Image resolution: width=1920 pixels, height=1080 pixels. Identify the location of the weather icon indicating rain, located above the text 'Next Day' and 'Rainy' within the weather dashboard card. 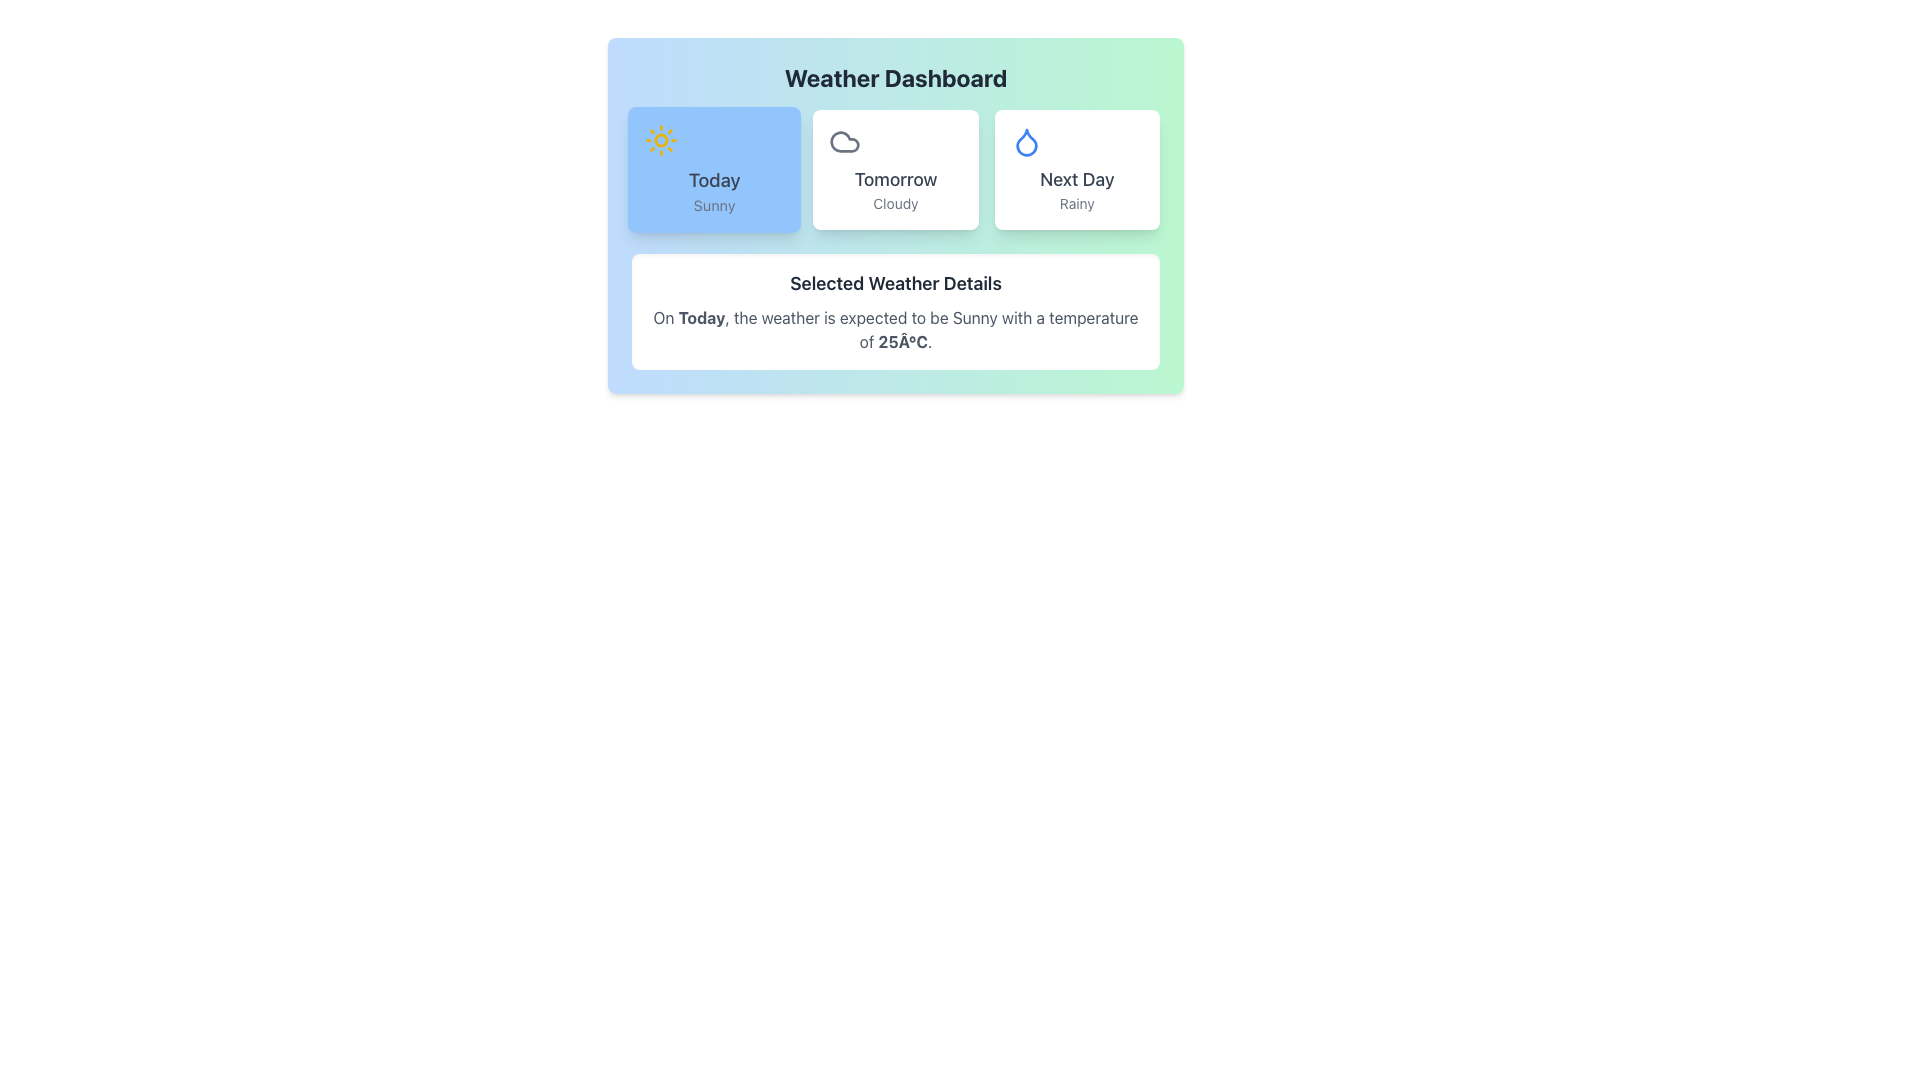
(1026, 141).